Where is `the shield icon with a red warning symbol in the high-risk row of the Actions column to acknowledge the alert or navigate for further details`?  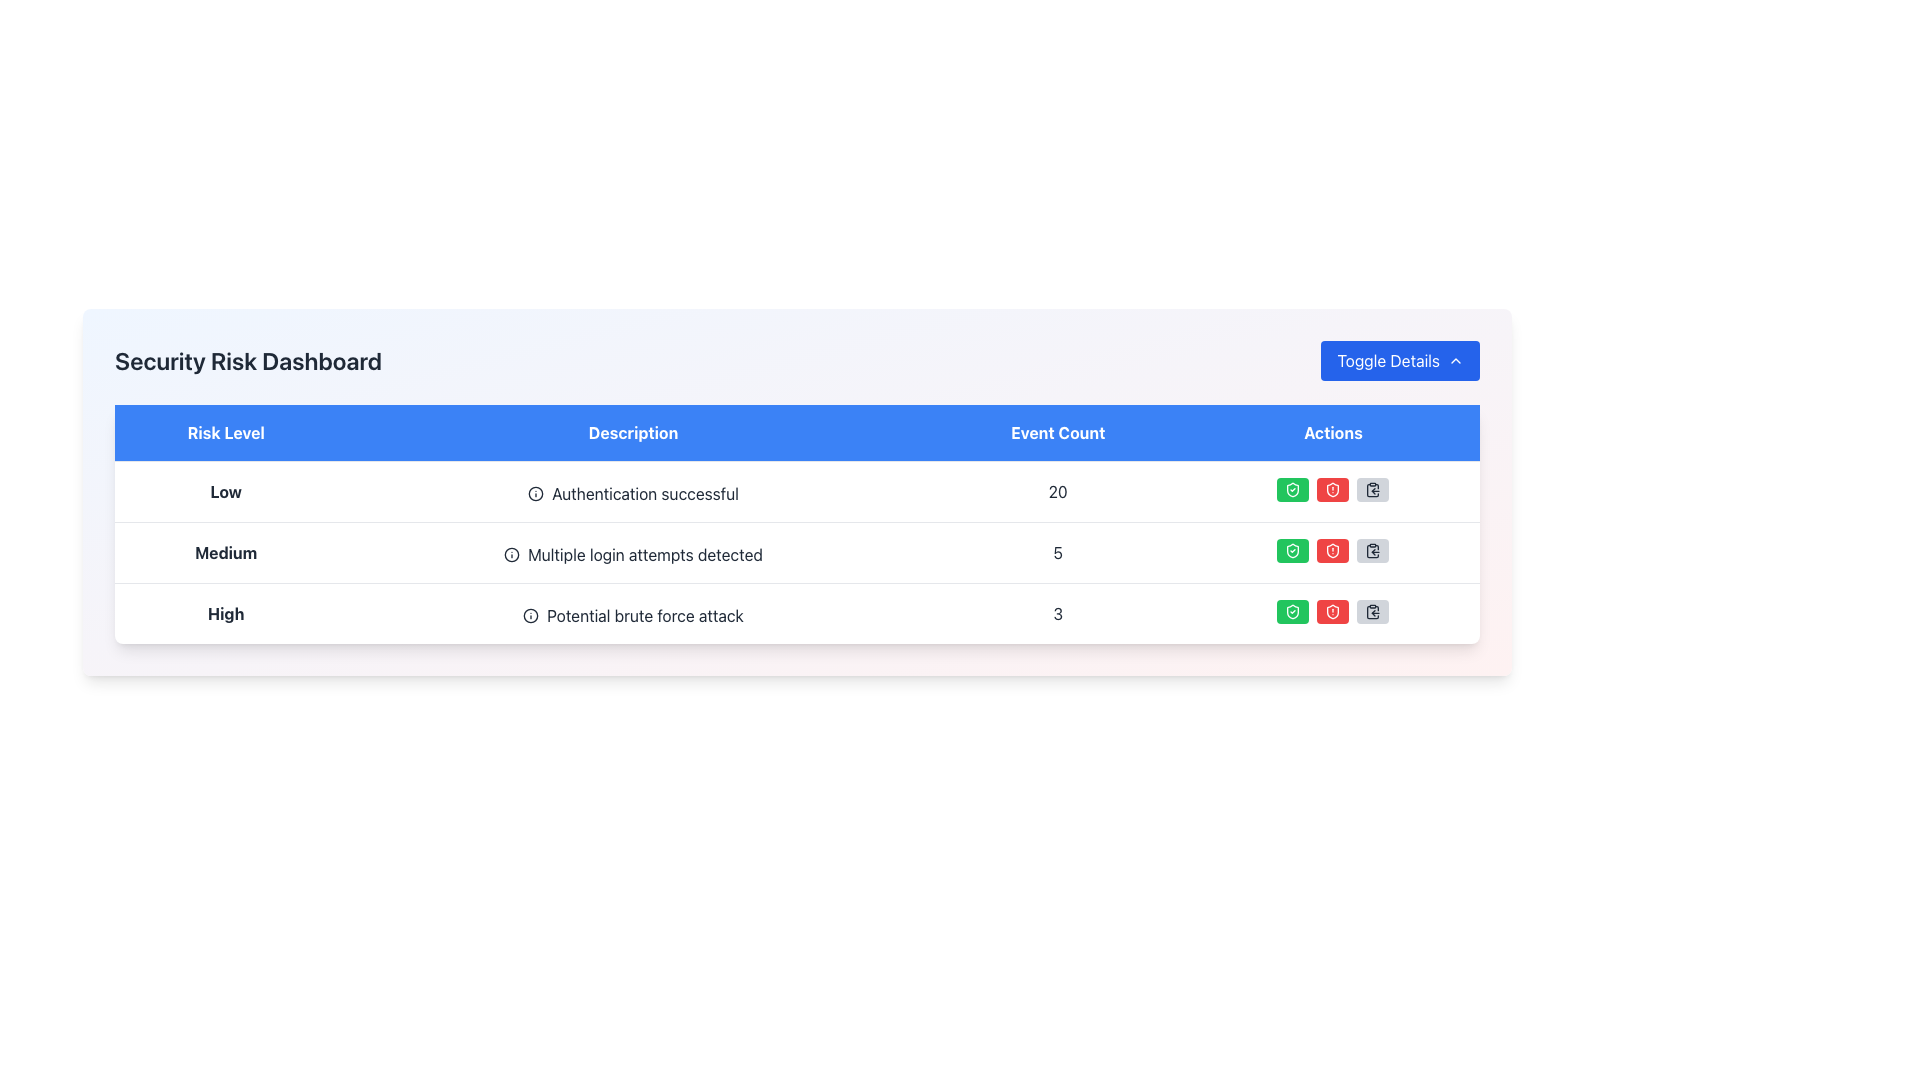 the shield icon with a red warning symbol in the high-risk row of the Actions column to acknowledge the alert or navigate for further details is located at coordinates (1333, 551).